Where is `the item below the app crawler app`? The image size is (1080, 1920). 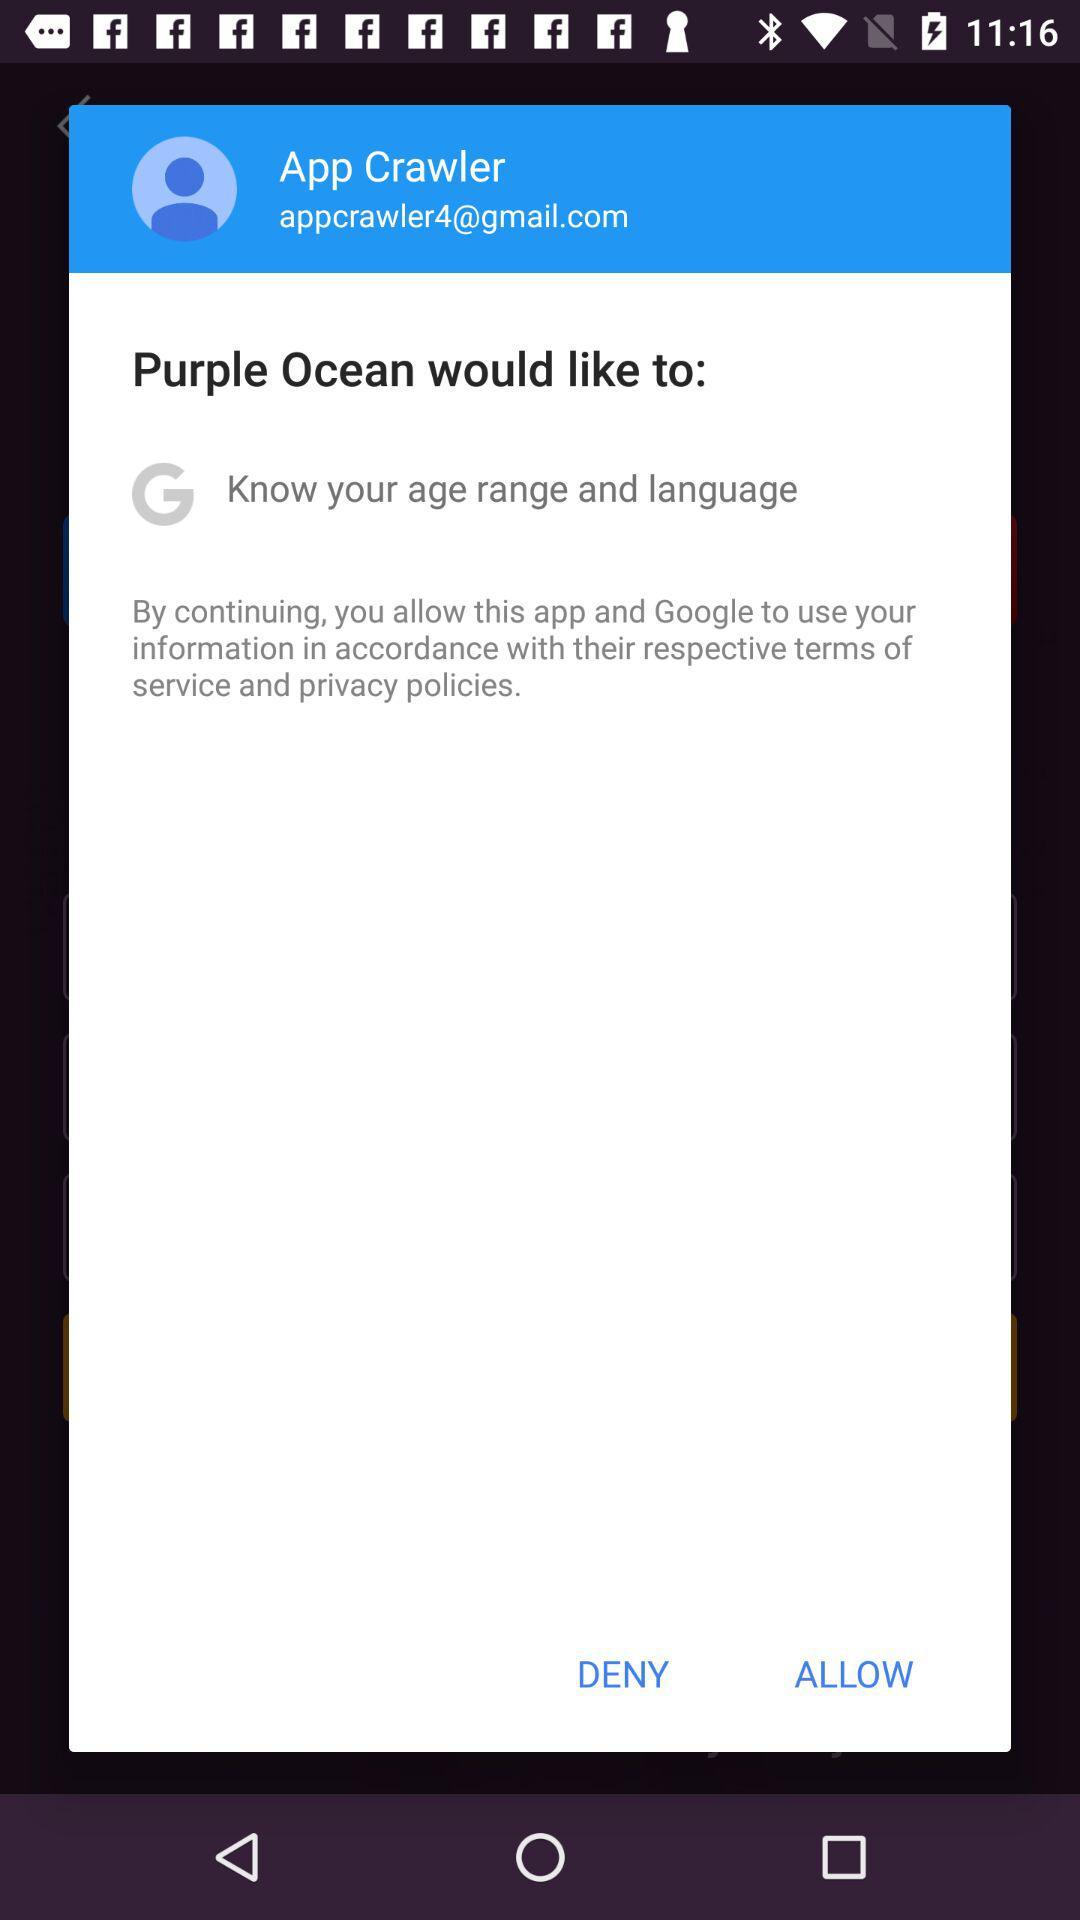
the item below the app crawler app is located at coordinates (454, 214).